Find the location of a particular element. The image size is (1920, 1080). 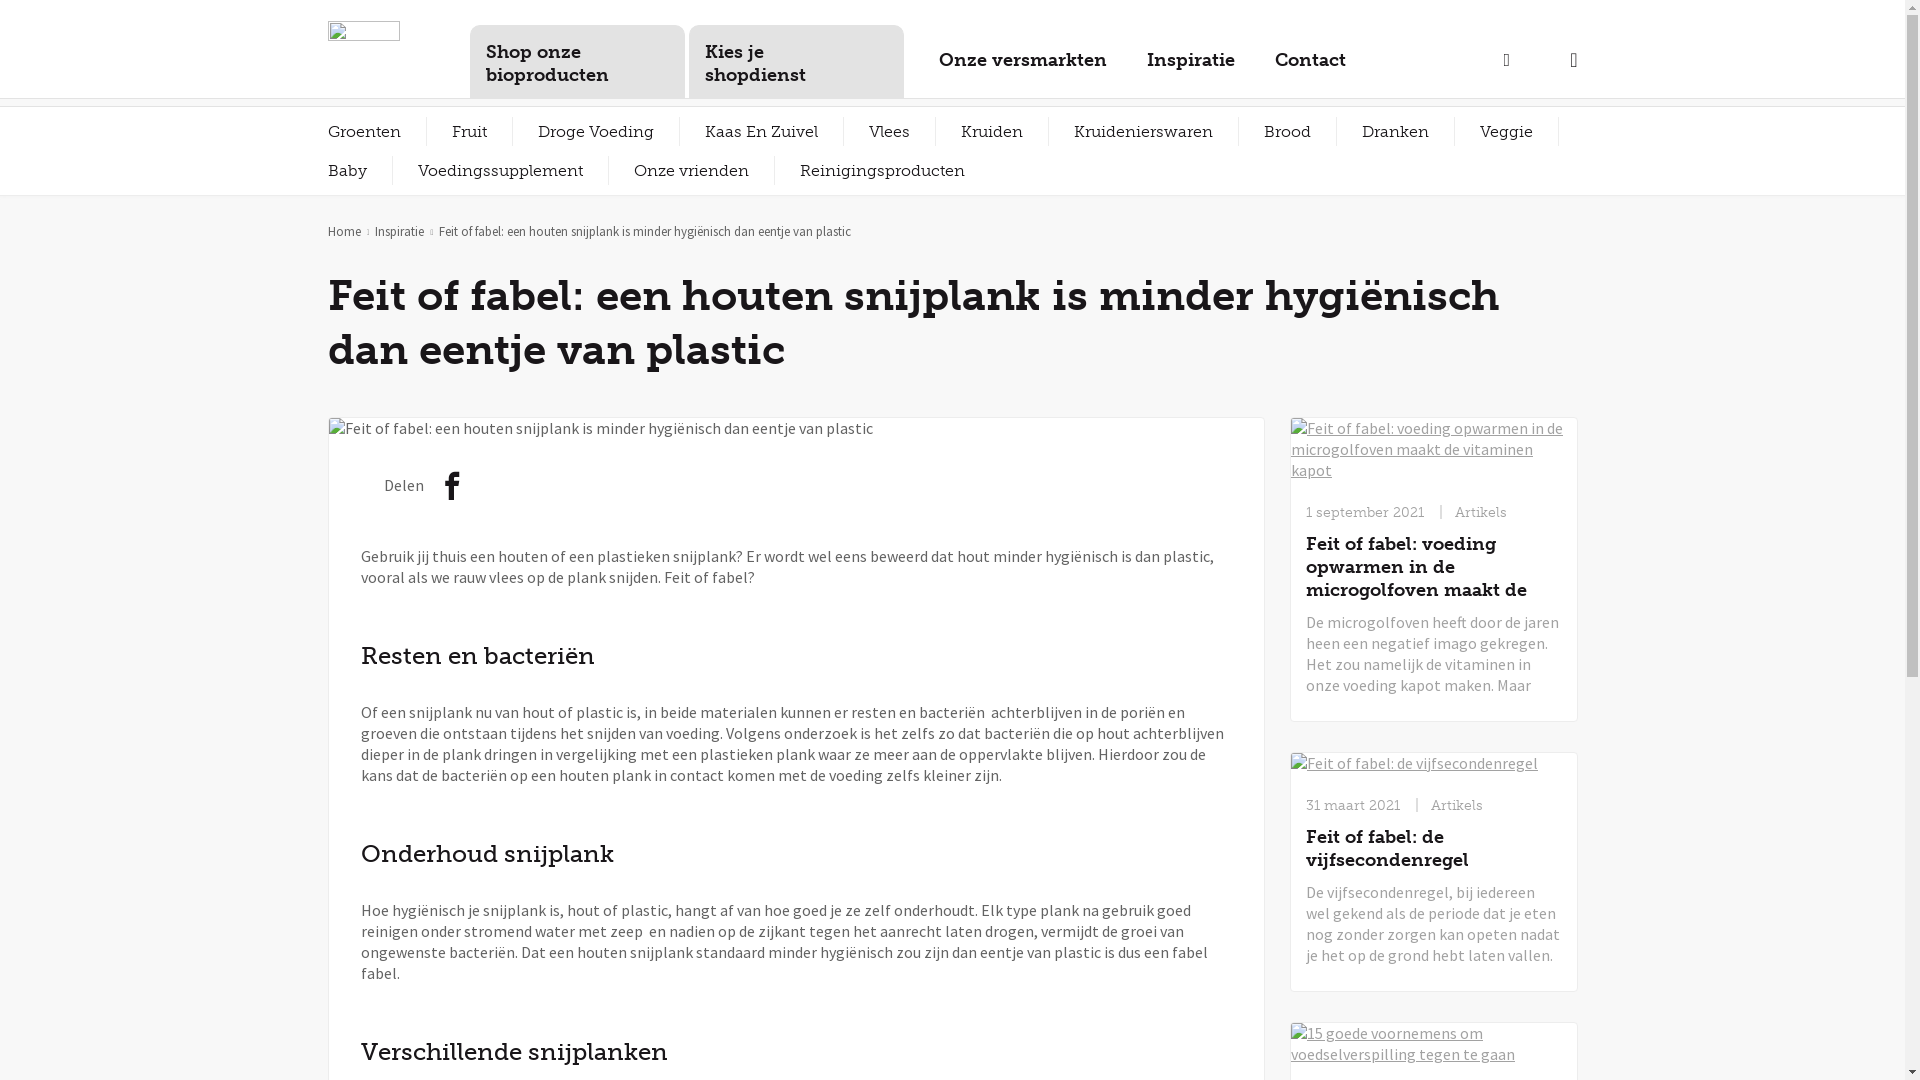

'Onze versmarkten' is located at coordinates (1022, 67).